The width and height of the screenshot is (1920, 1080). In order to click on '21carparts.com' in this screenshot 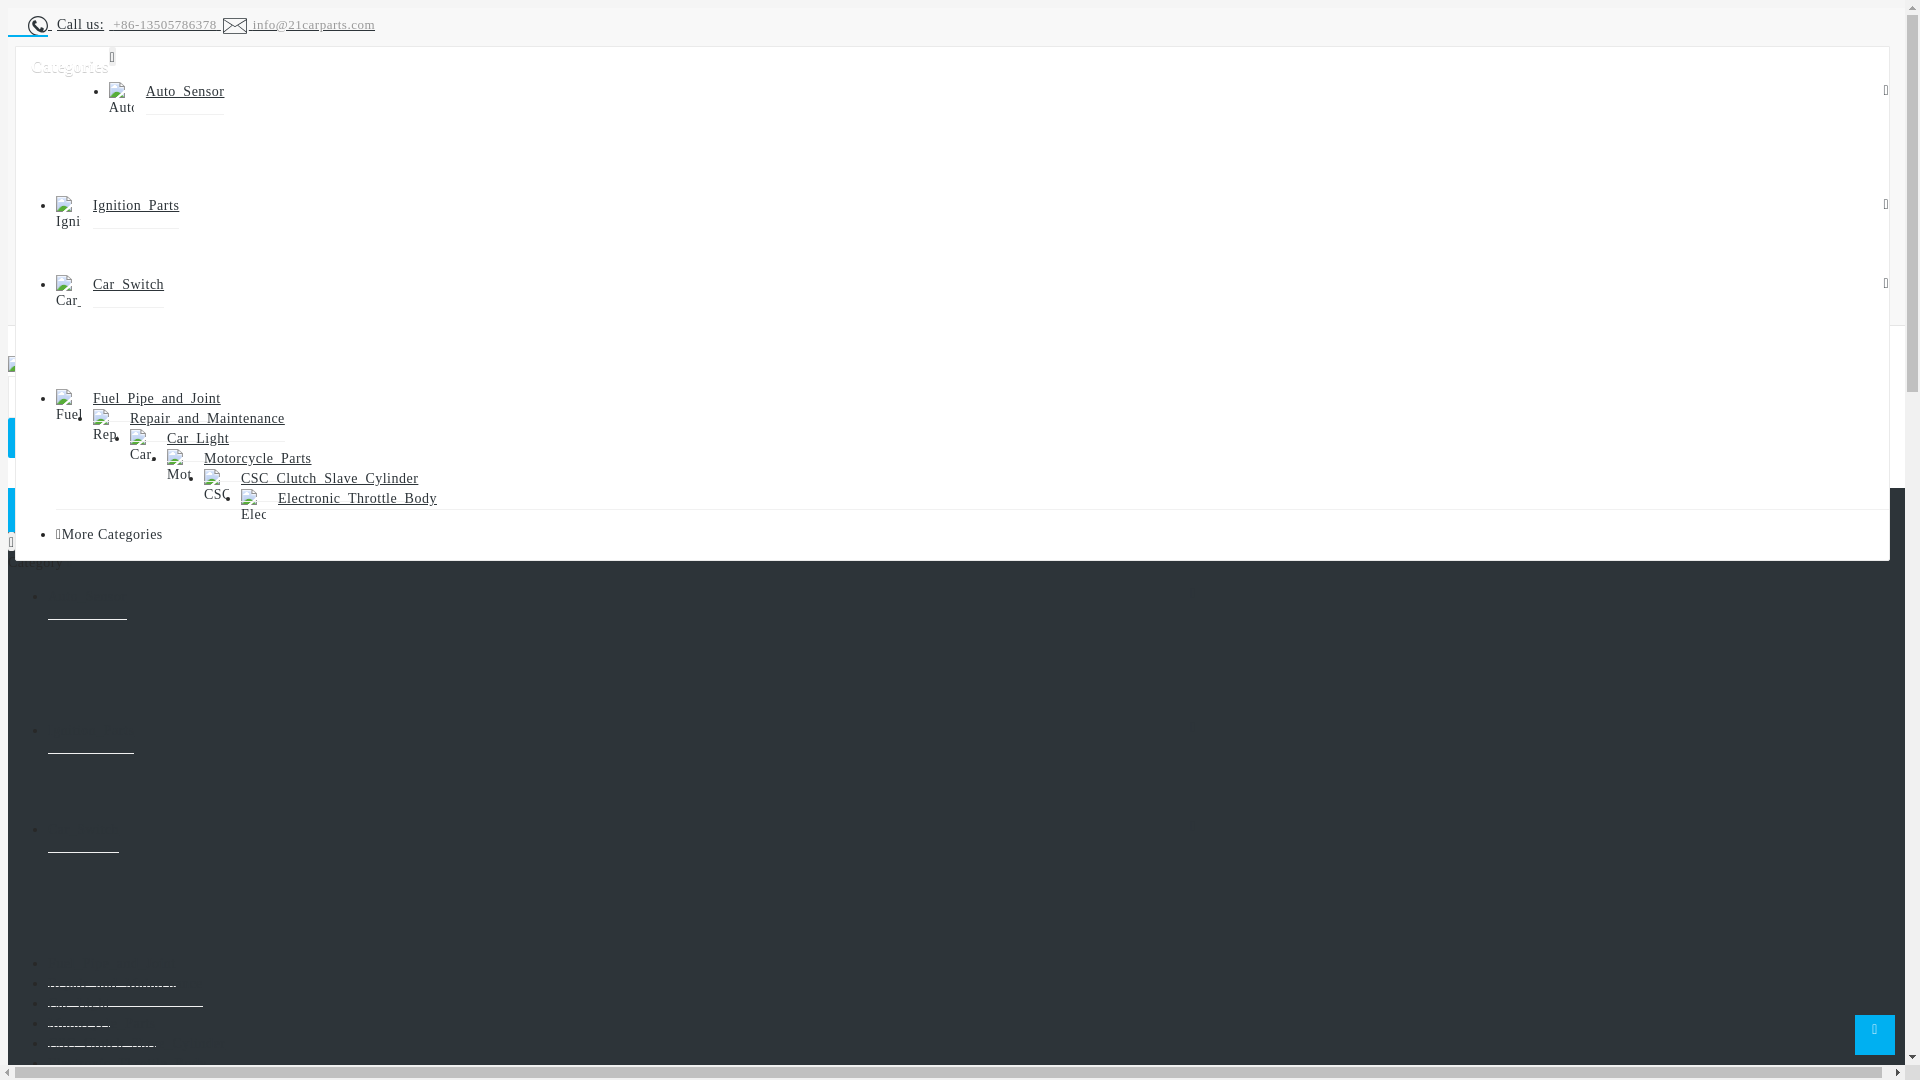, I will do `click(62, 366)`.